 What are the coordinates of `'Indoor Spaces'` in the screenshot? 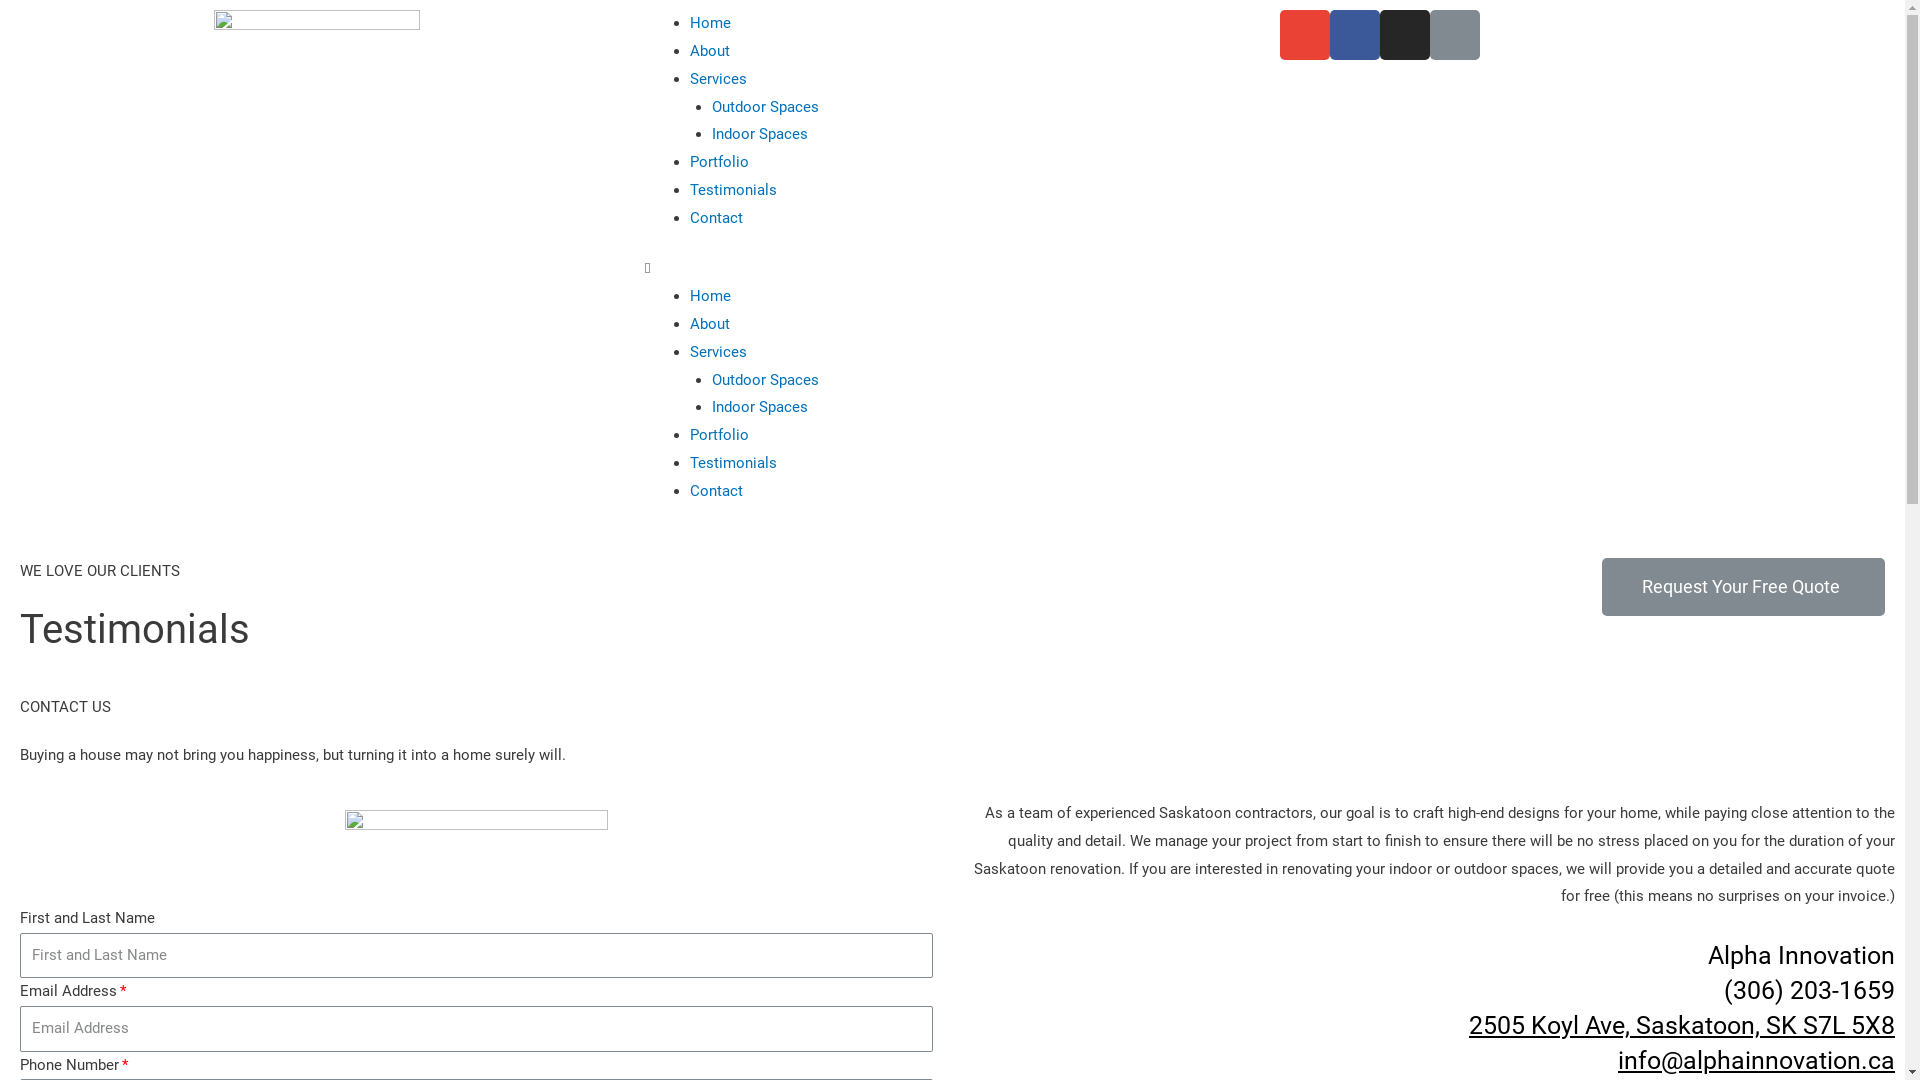 It's located at (758, 134).